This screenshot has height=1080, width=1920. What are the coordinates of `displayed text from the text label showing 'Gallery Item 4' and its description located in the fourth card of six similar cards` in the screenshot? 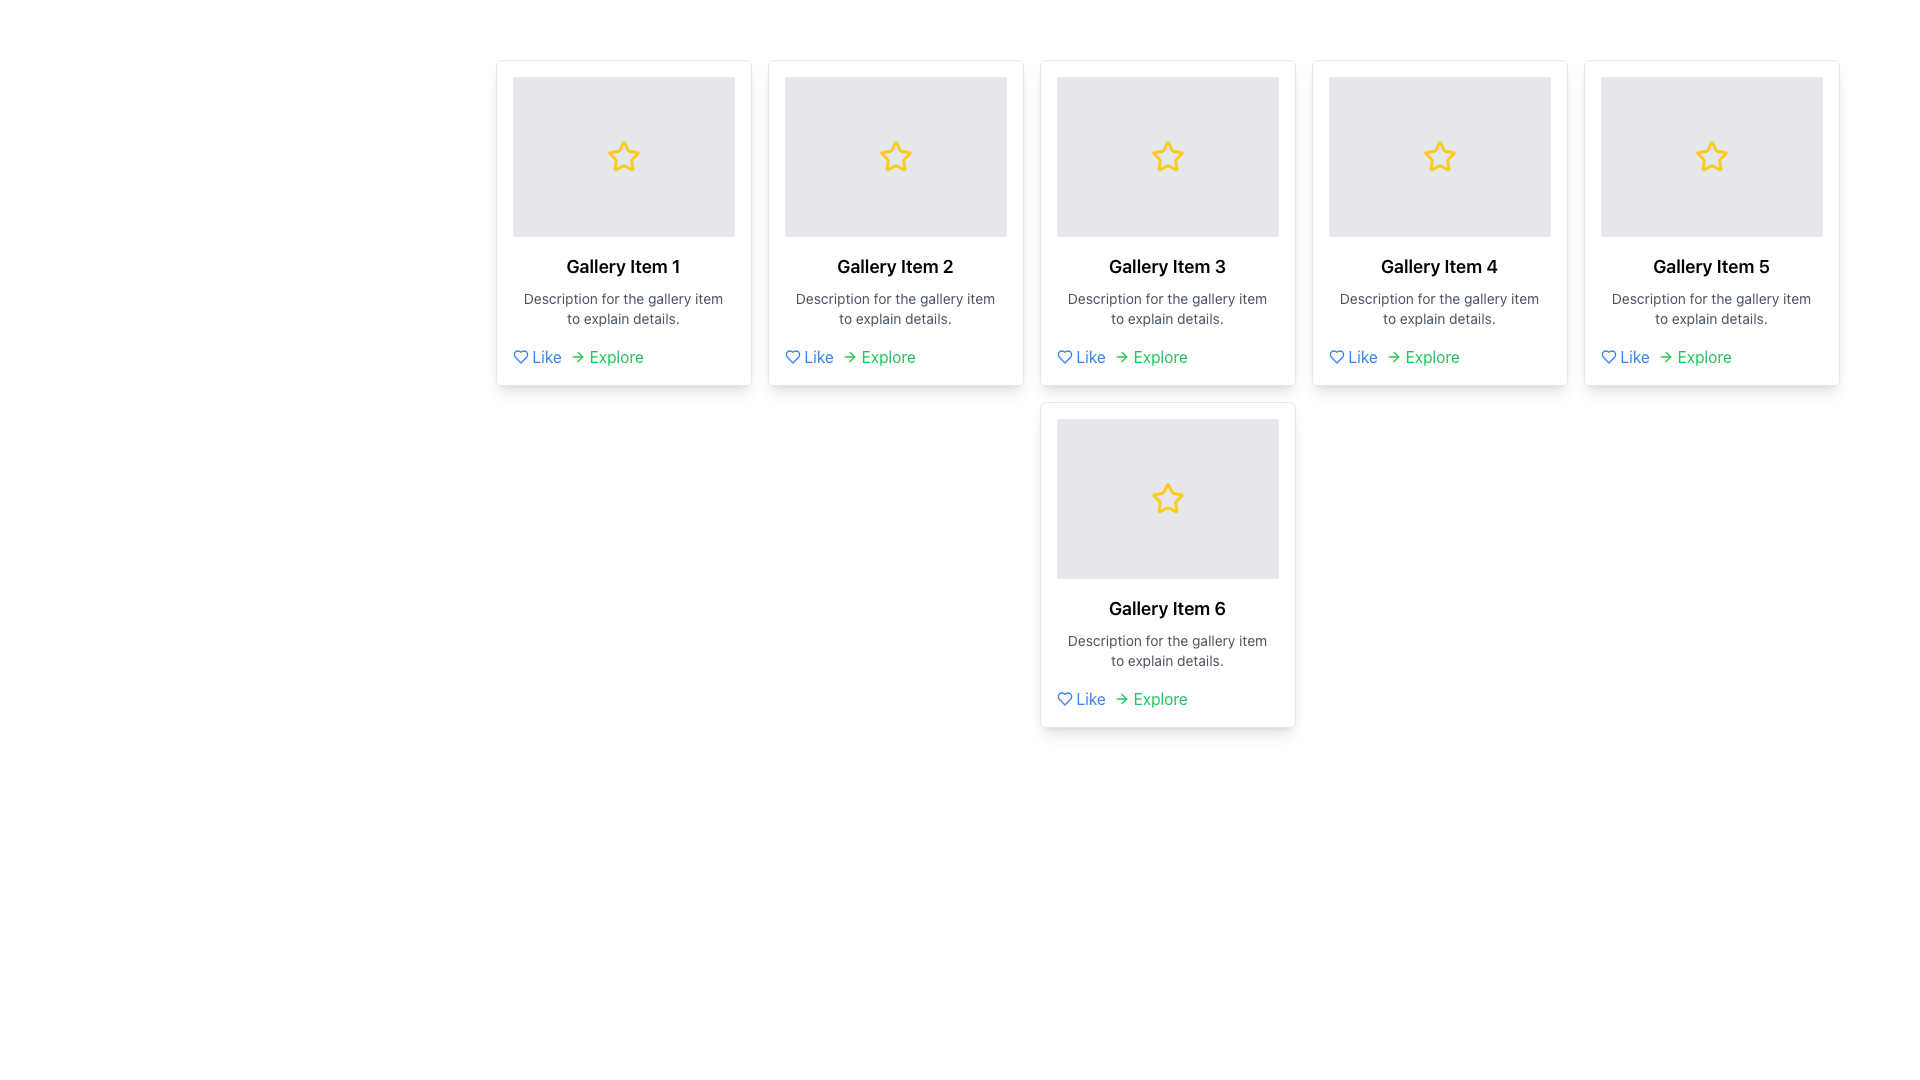 It's located at (1438, 290).